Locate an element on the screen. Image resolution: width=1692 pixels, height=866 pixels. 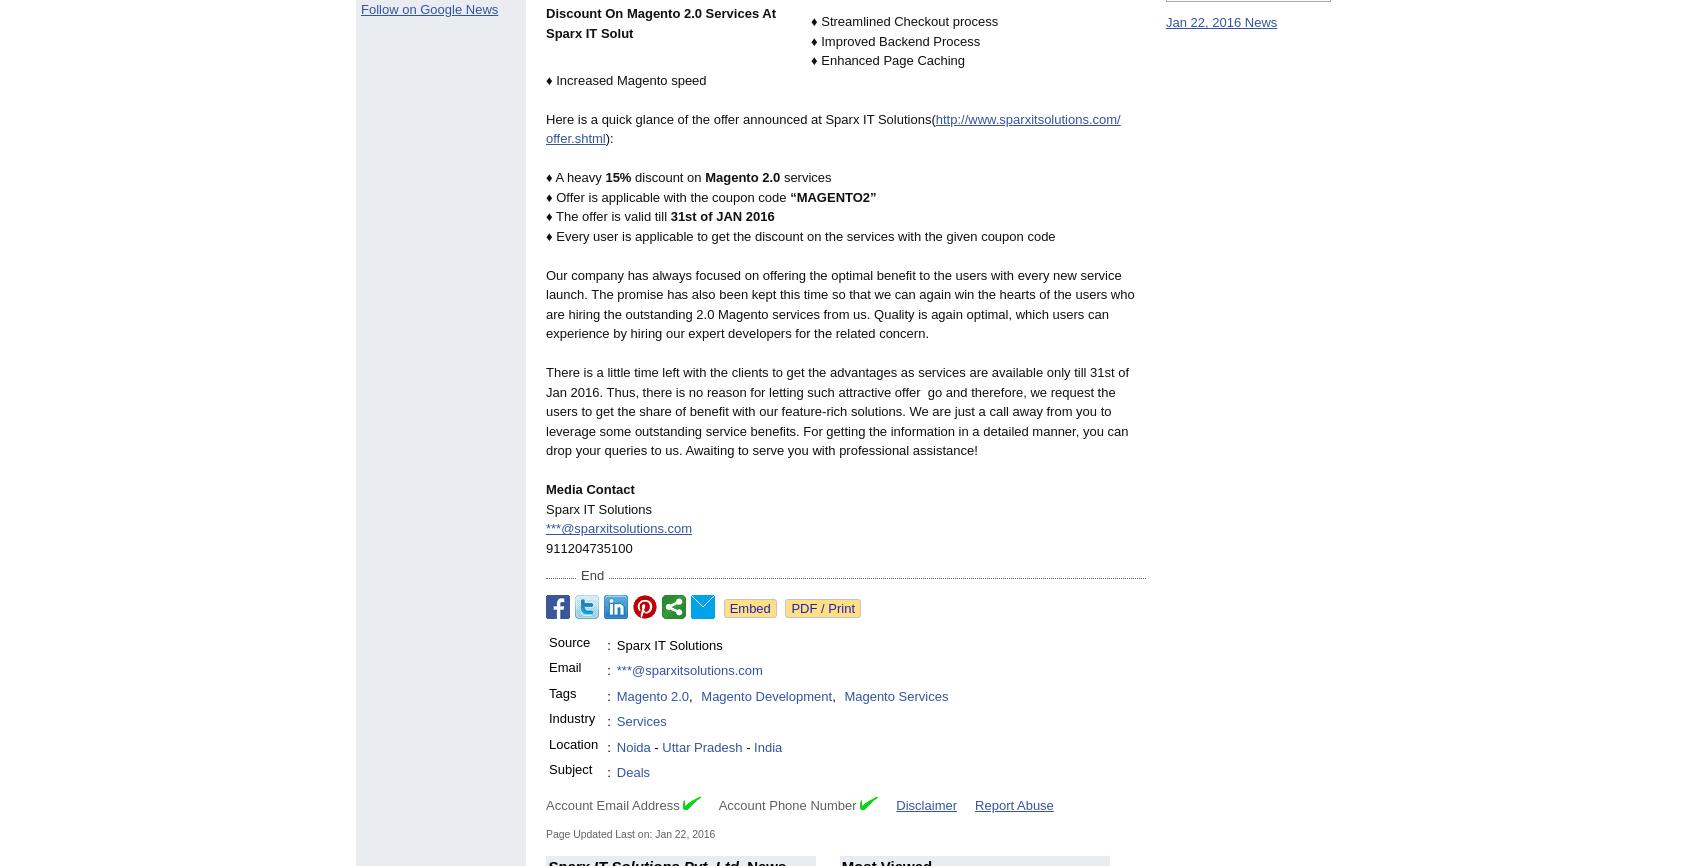
'♦ Offer is applicable with the coupon code' is located at coordinates (668, 196).